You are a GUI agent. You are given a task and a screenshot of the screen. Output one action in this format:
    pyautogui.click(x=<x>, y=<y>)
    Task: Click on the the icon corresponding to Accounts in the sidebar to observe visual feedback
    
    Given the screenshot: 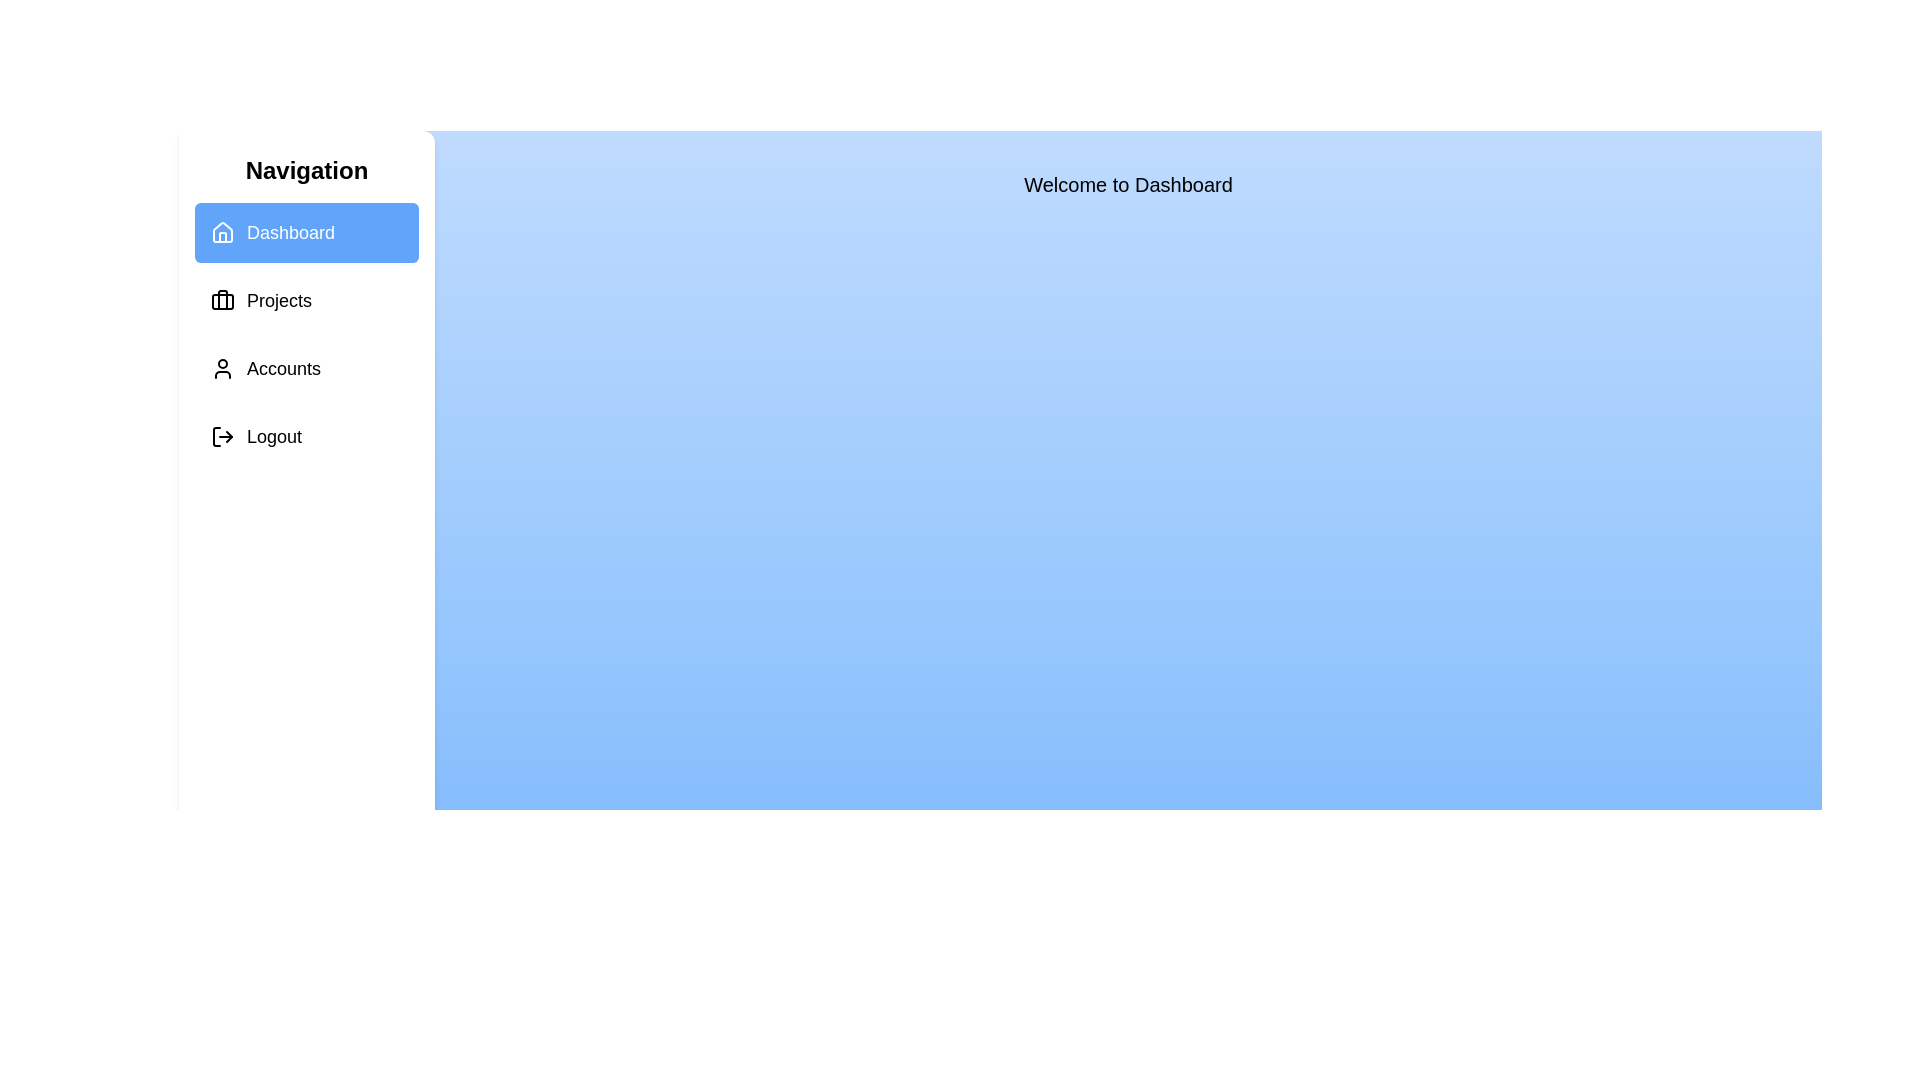 What is the action you would take?
    pyautogui.click(x=222, y=369)
    